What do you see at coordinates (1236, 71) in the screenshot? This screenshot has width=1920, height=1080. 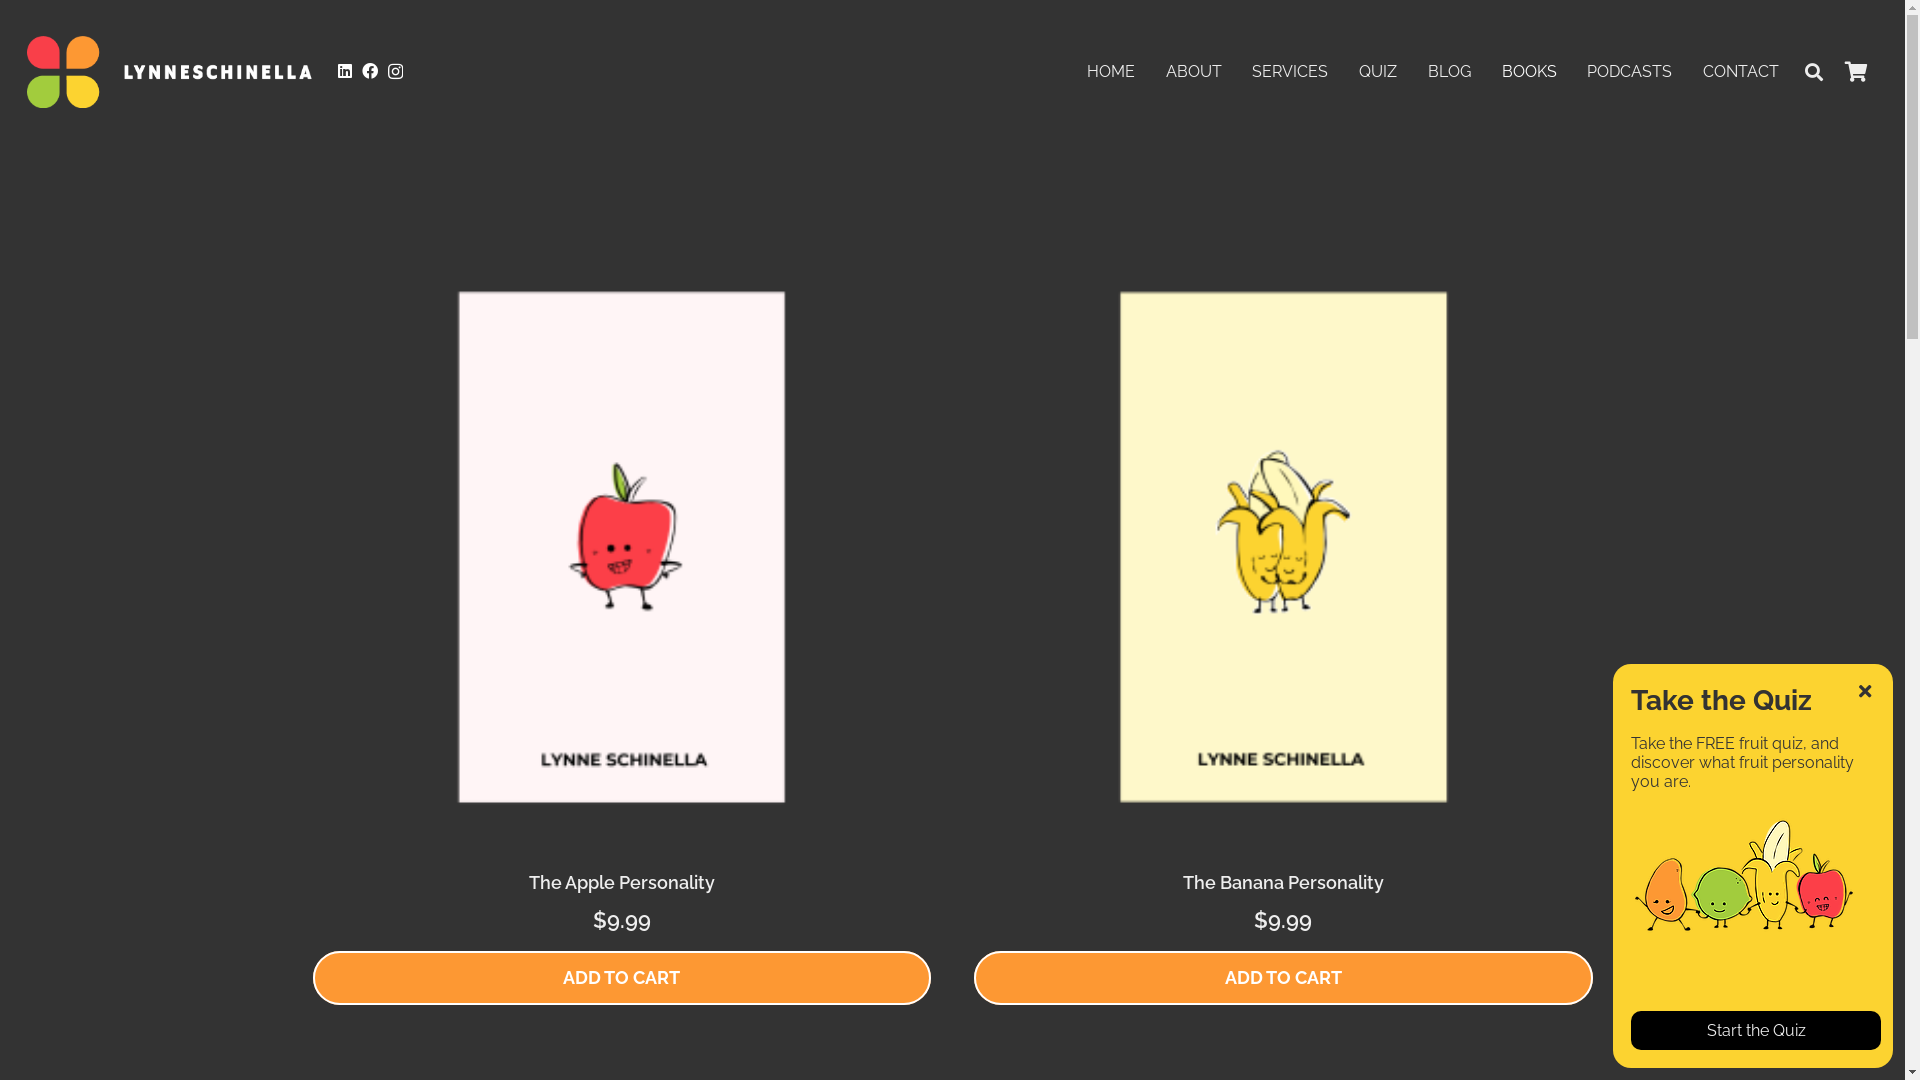 I see `'SERVICES'` at bounding box center [1236, 71].